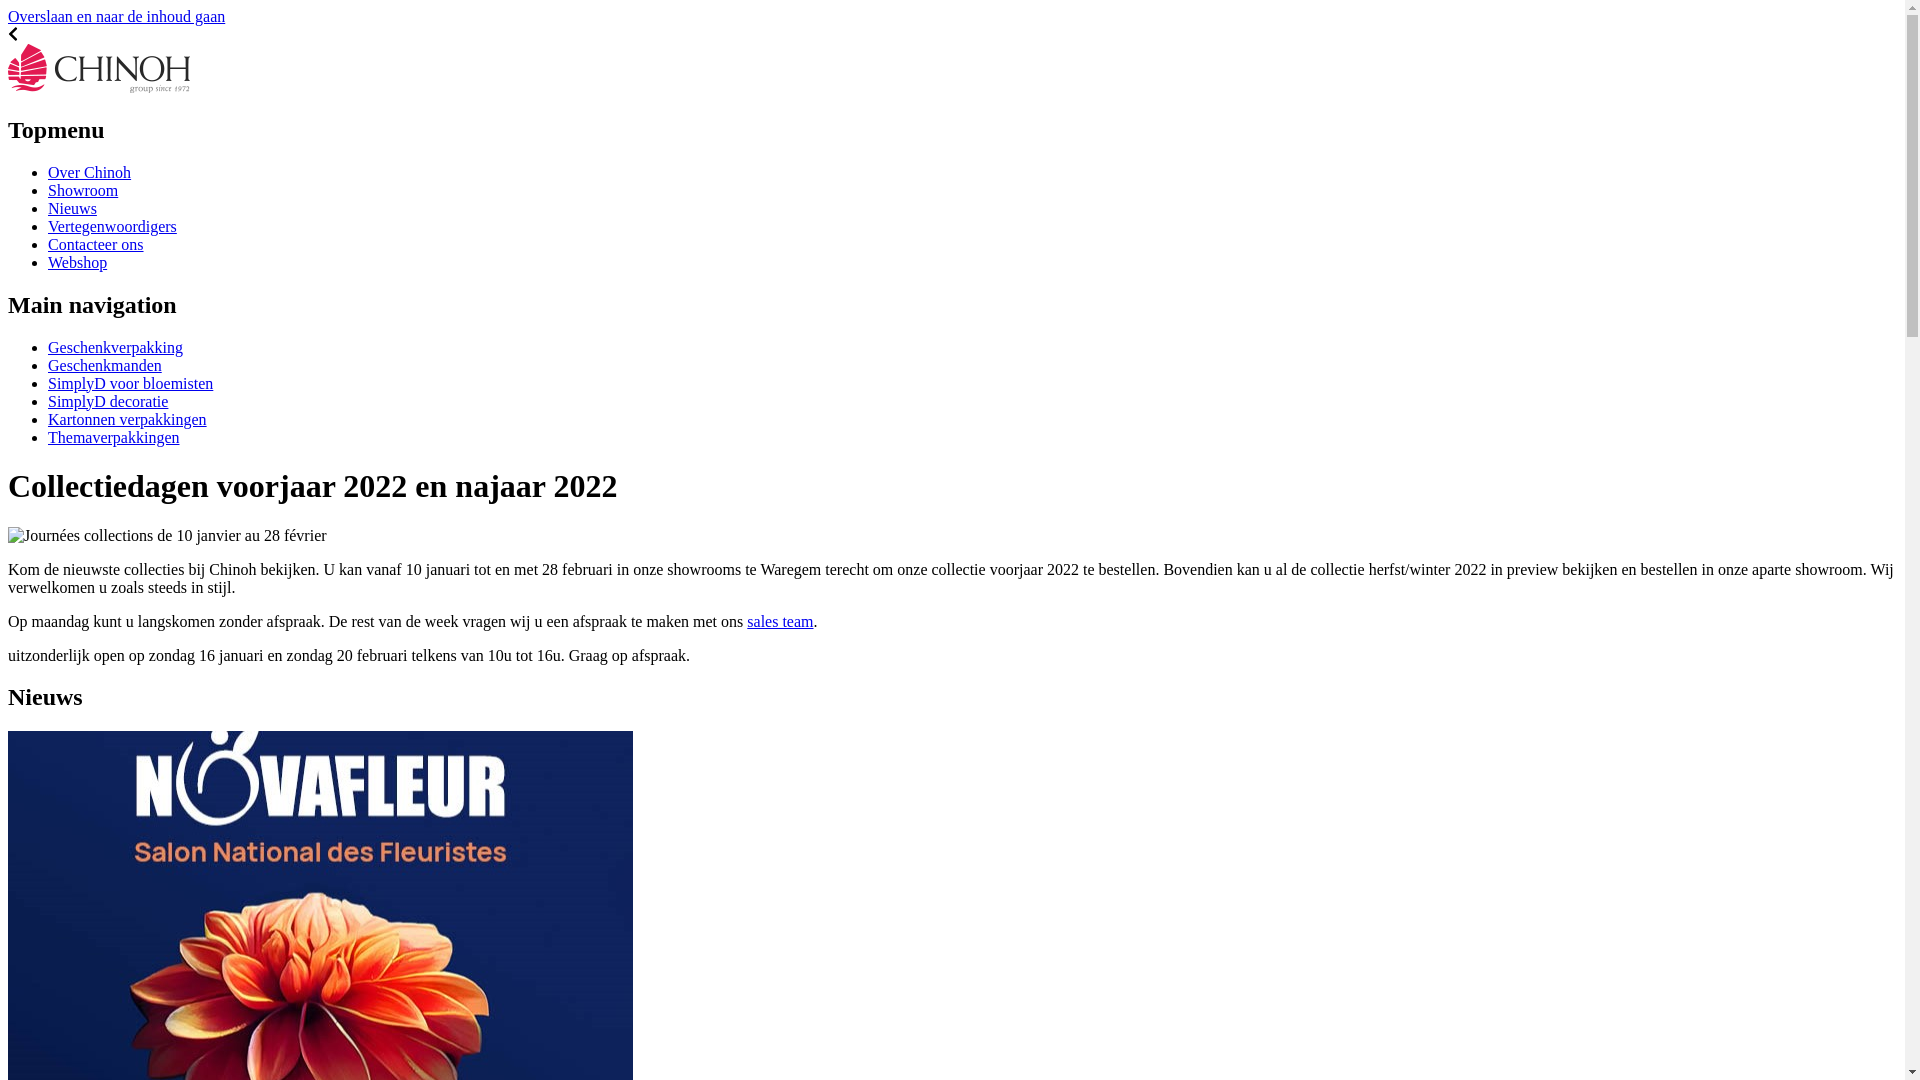 The height and width of the screenshot is (1080, 1920). Describe the element at coordinates (72, 208) in the screenshot. I see `'Nieuws'` at that location.